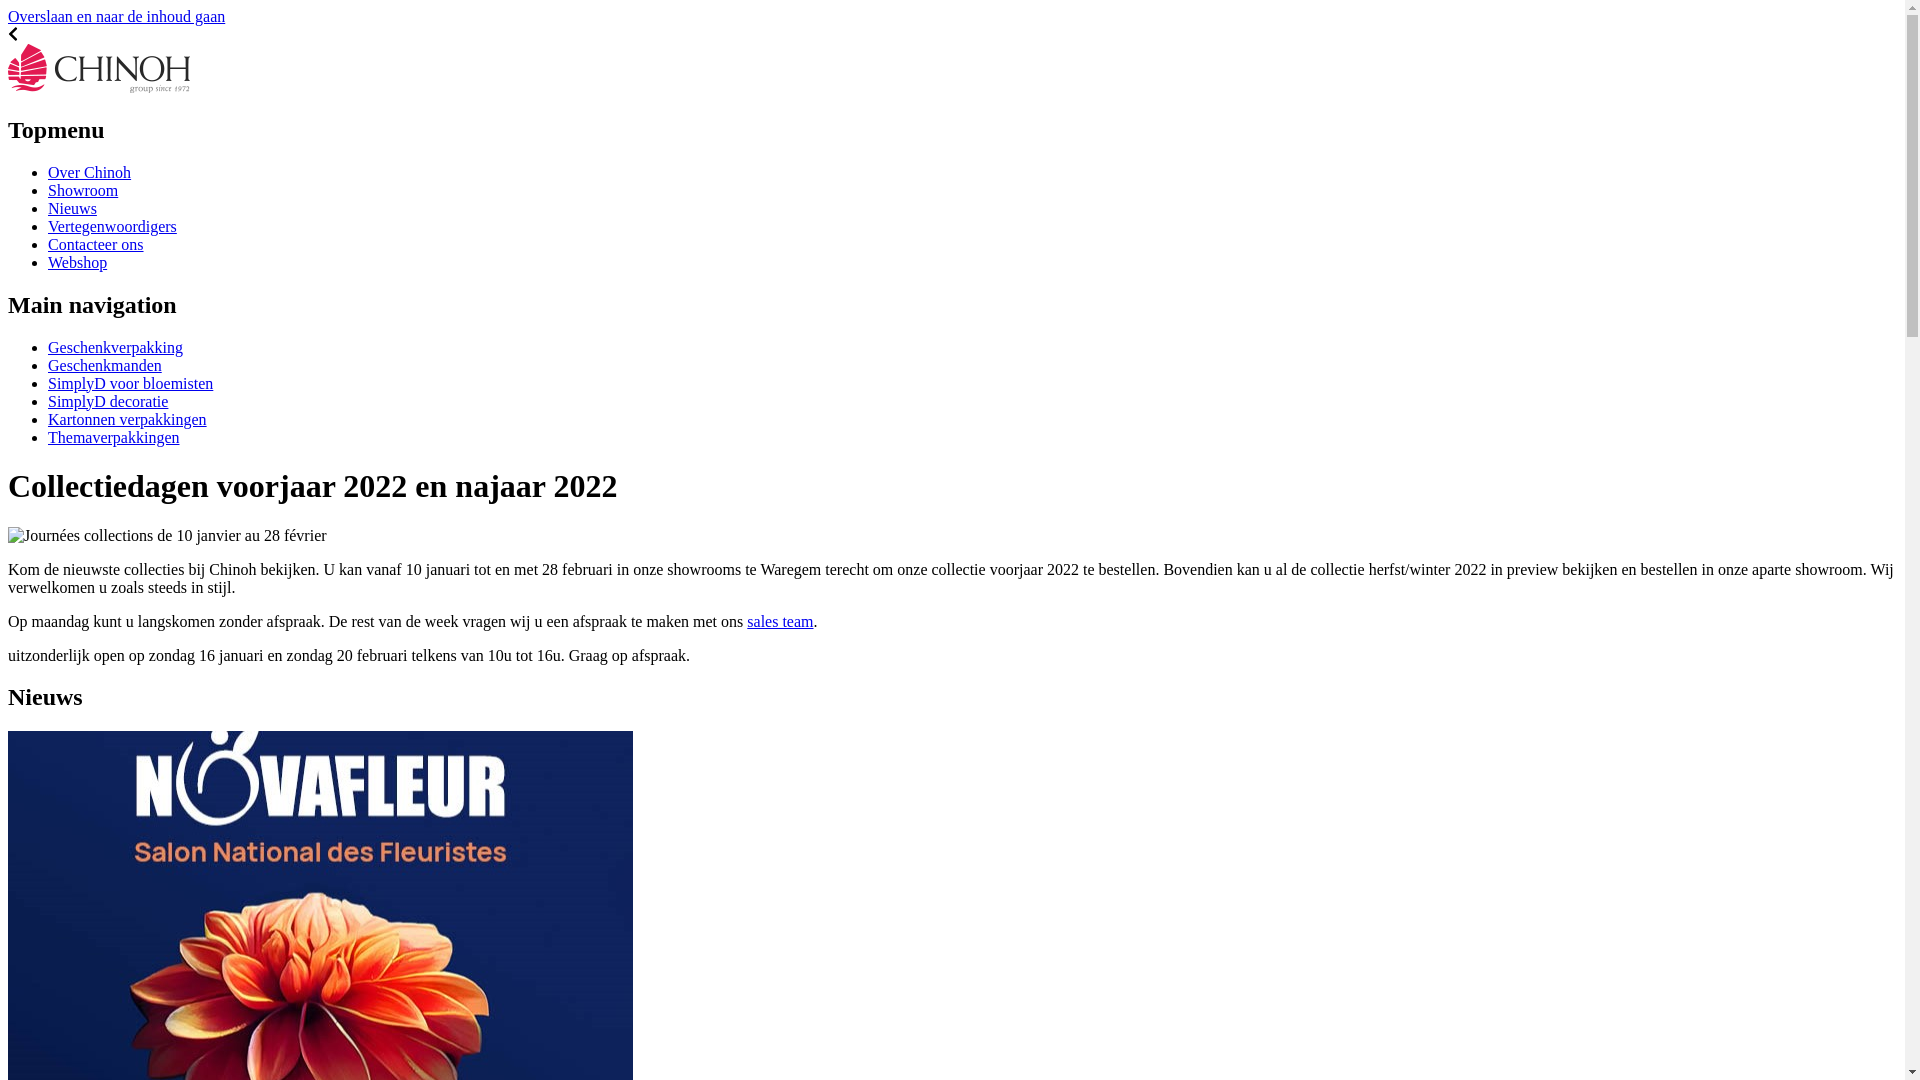 The height and width of the screenshot is (1080, 1920). Describe the element at coordinates (72, 208) in the screenshot. I see `'Nieuws'` at that location.